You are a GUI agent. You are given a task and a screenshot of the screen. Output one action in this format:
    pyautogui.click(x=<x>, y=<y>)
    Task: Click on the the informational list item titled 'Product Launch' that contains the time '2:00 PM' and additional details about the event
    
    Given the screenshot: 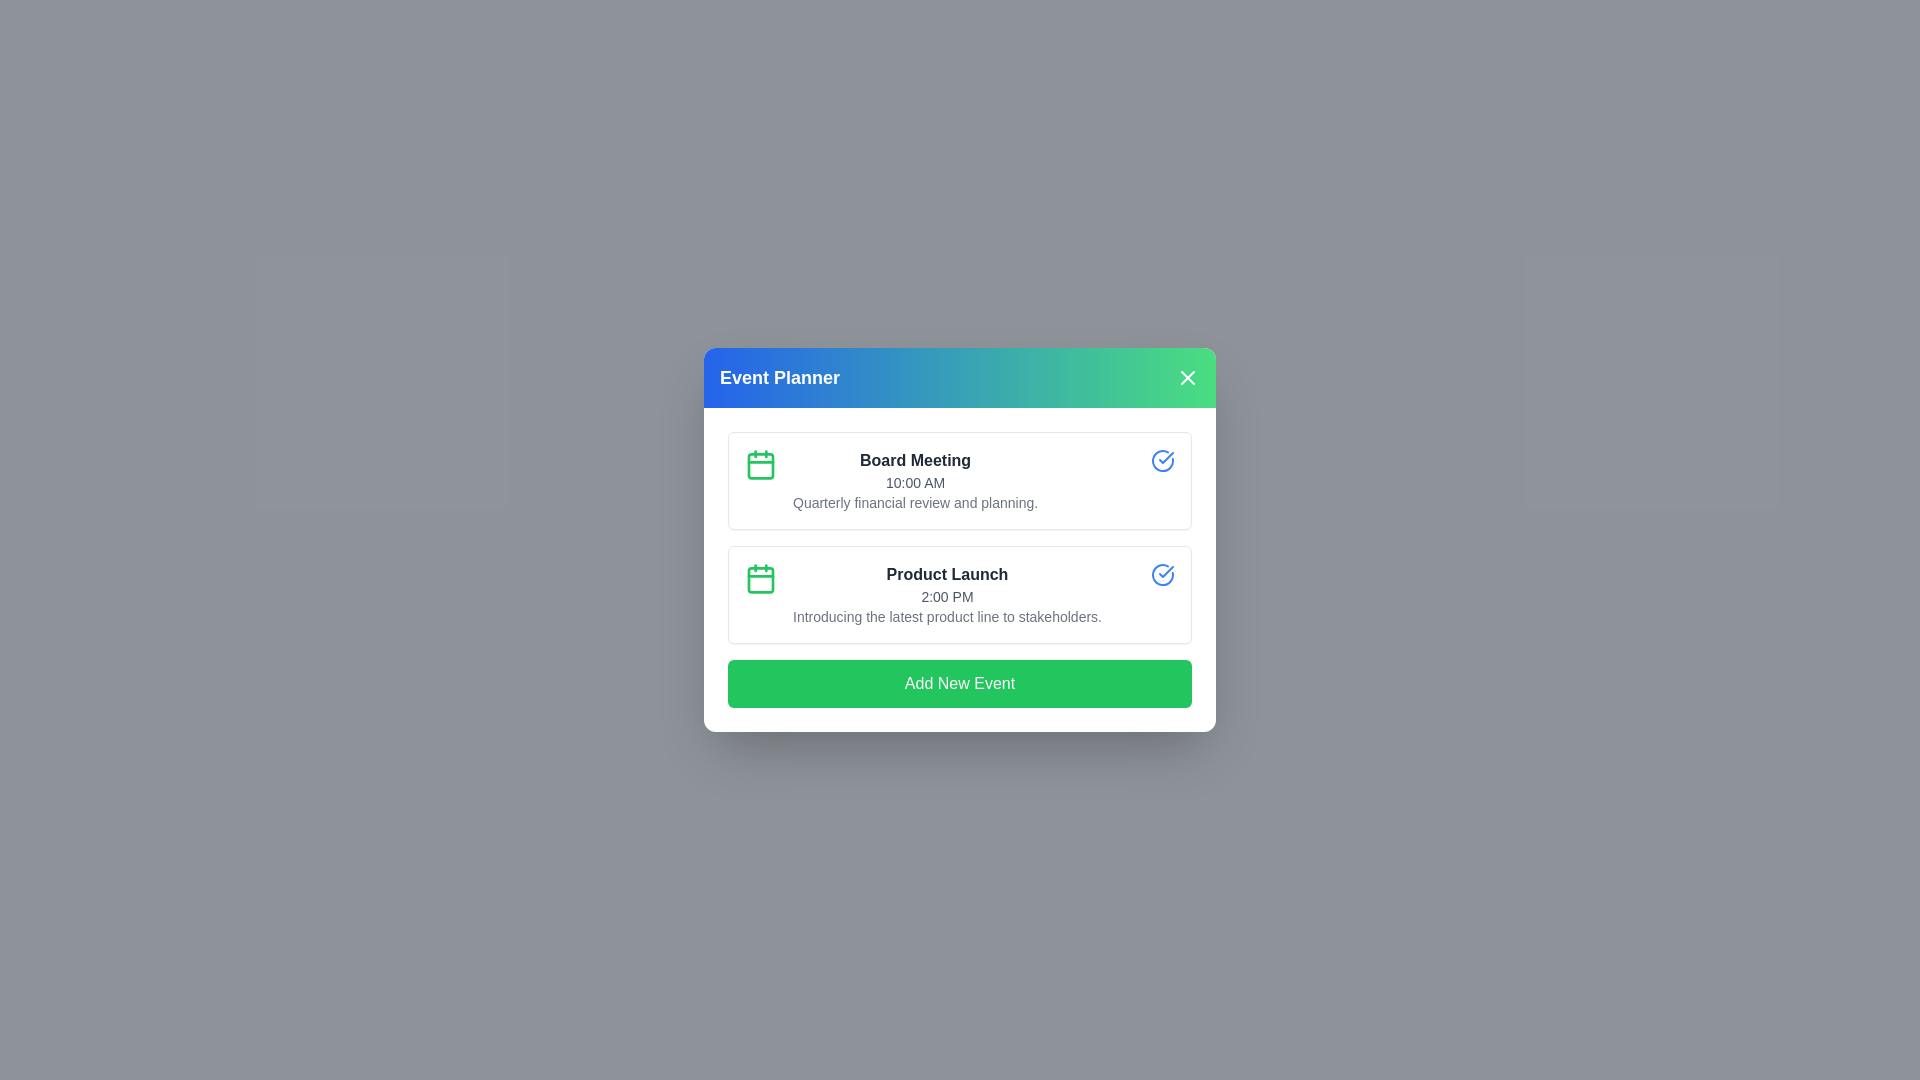 What is the action you would take?
    pyautogui.click(x=946, y=593)
    